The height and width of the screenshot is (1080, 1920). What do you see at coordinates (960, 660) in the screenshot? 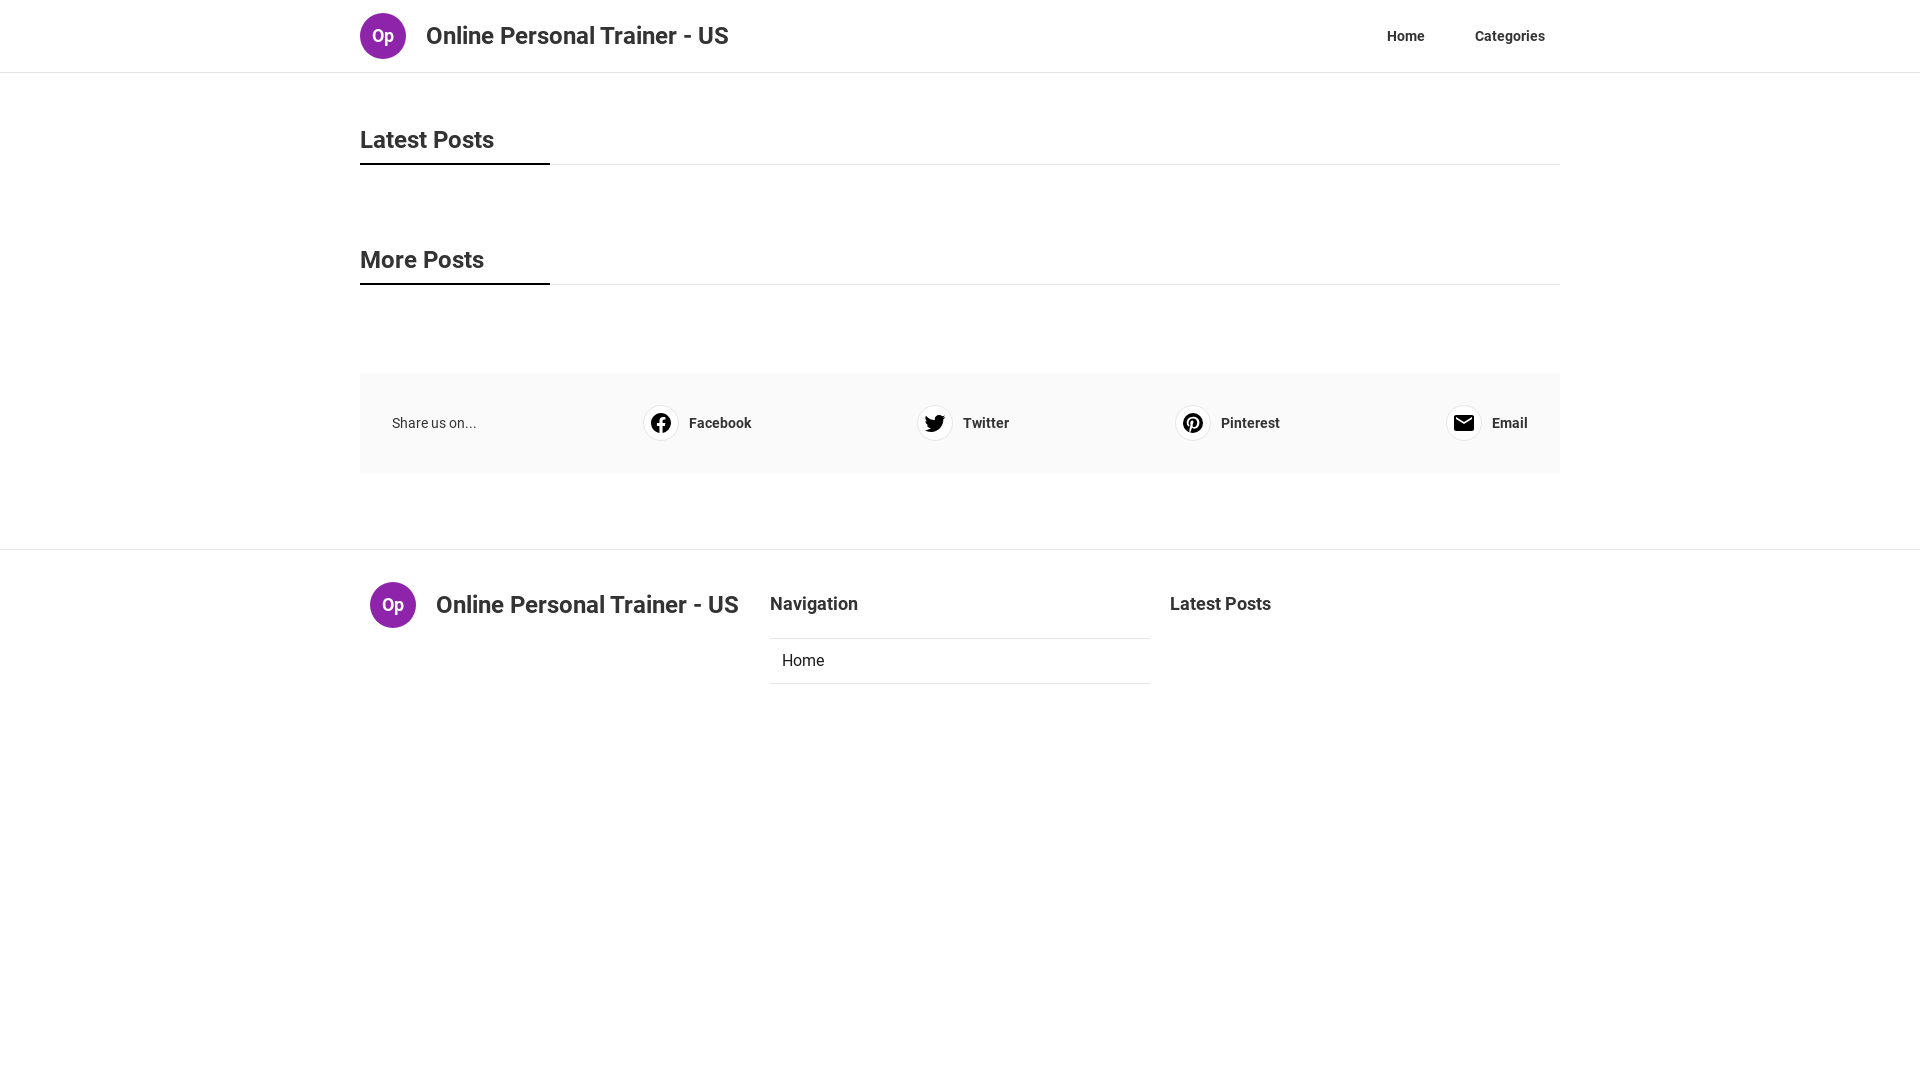
I see `'Home'` at bounding box center [960, 660].